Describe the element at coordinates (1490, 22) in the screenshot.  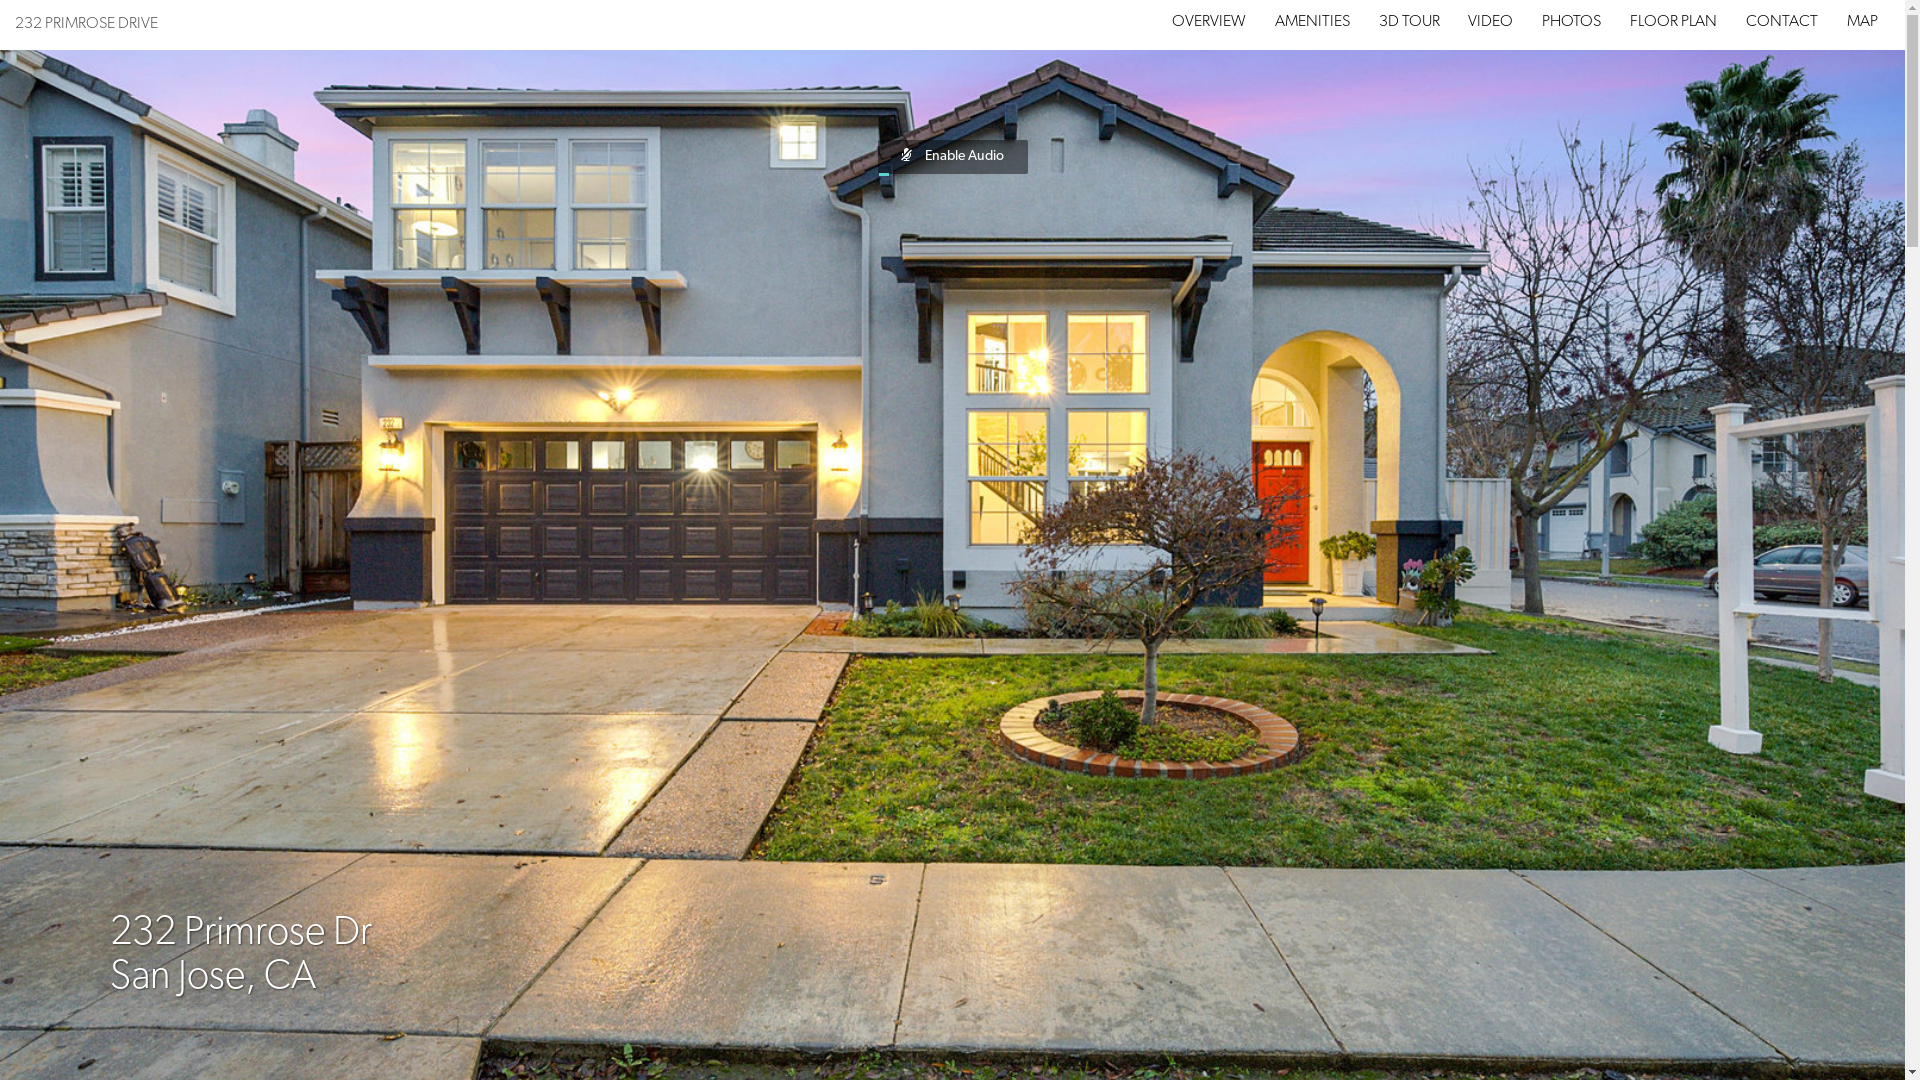
I see `'VIDEO'` at that location.